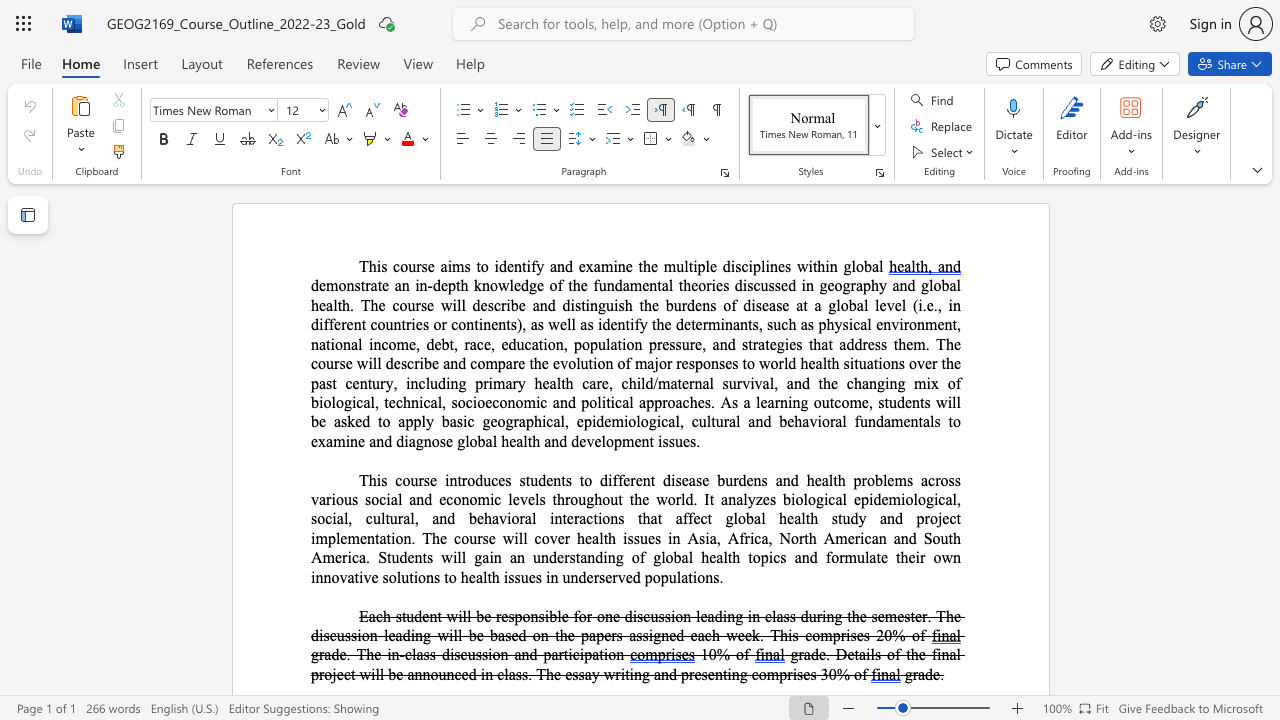 Image resolution: width=1280 pixels, height=720 pixels. What do you see at coordinates (853, 265) in the screenshot?
I see `the 4th character "l" in the text` at bounding box center [853, 265].